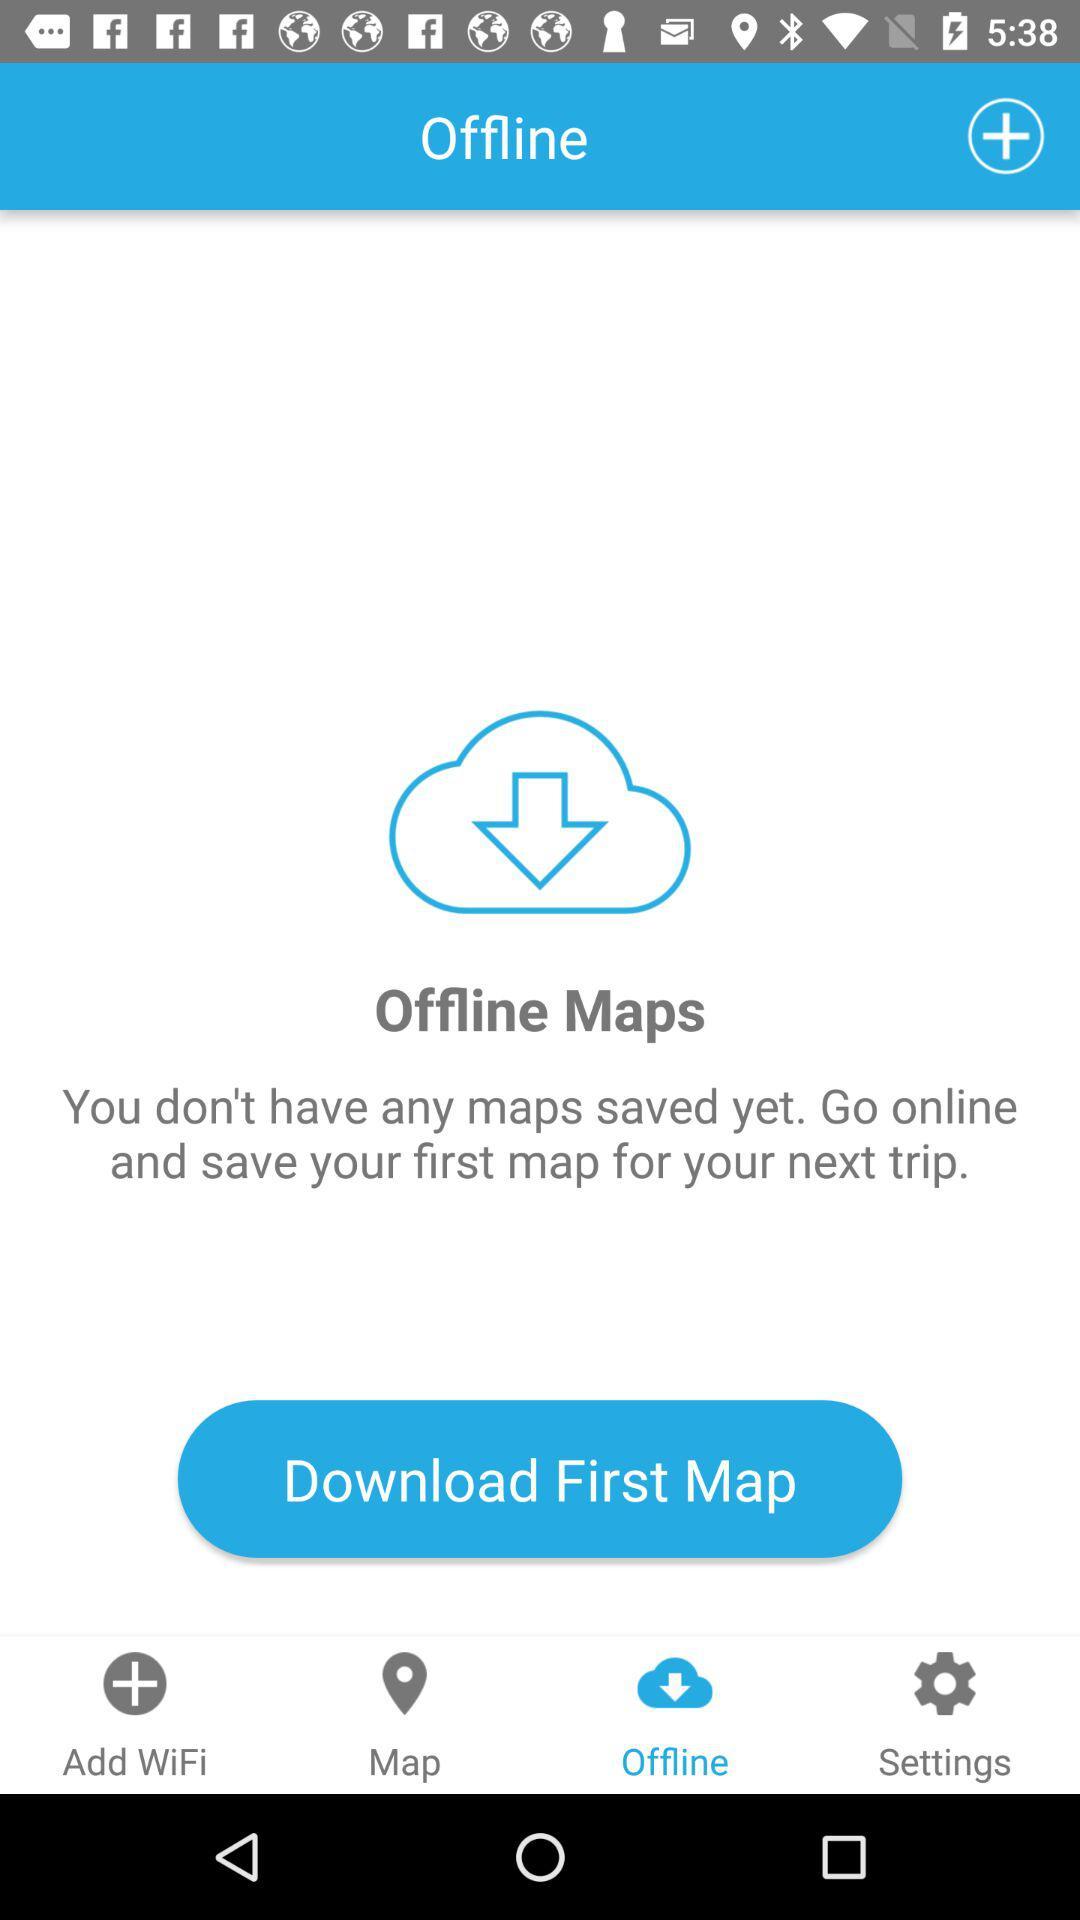 Image resolution: width=1080 pixels, height=1920 pixels. I want to click on add new tap, so click(1006, 135).